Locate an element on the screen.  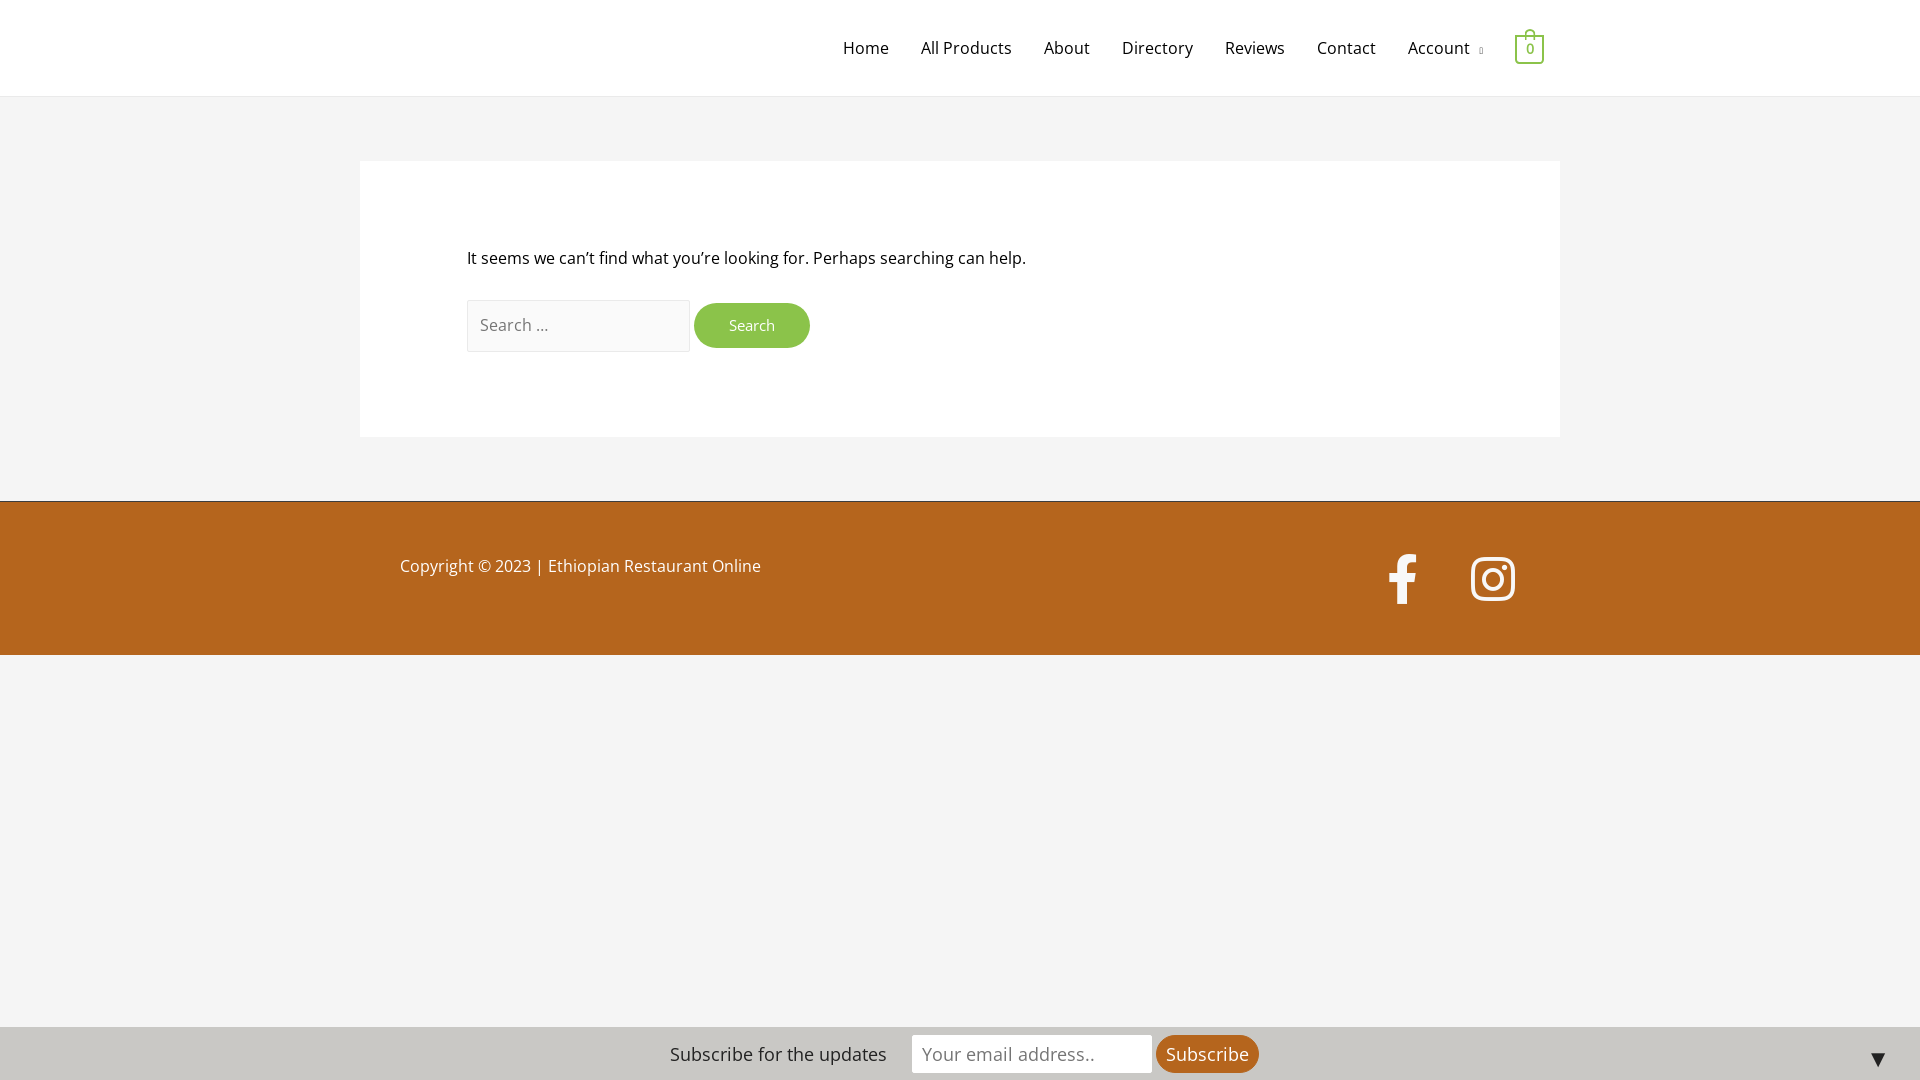
'0' is located at coordinates (1528, 46).